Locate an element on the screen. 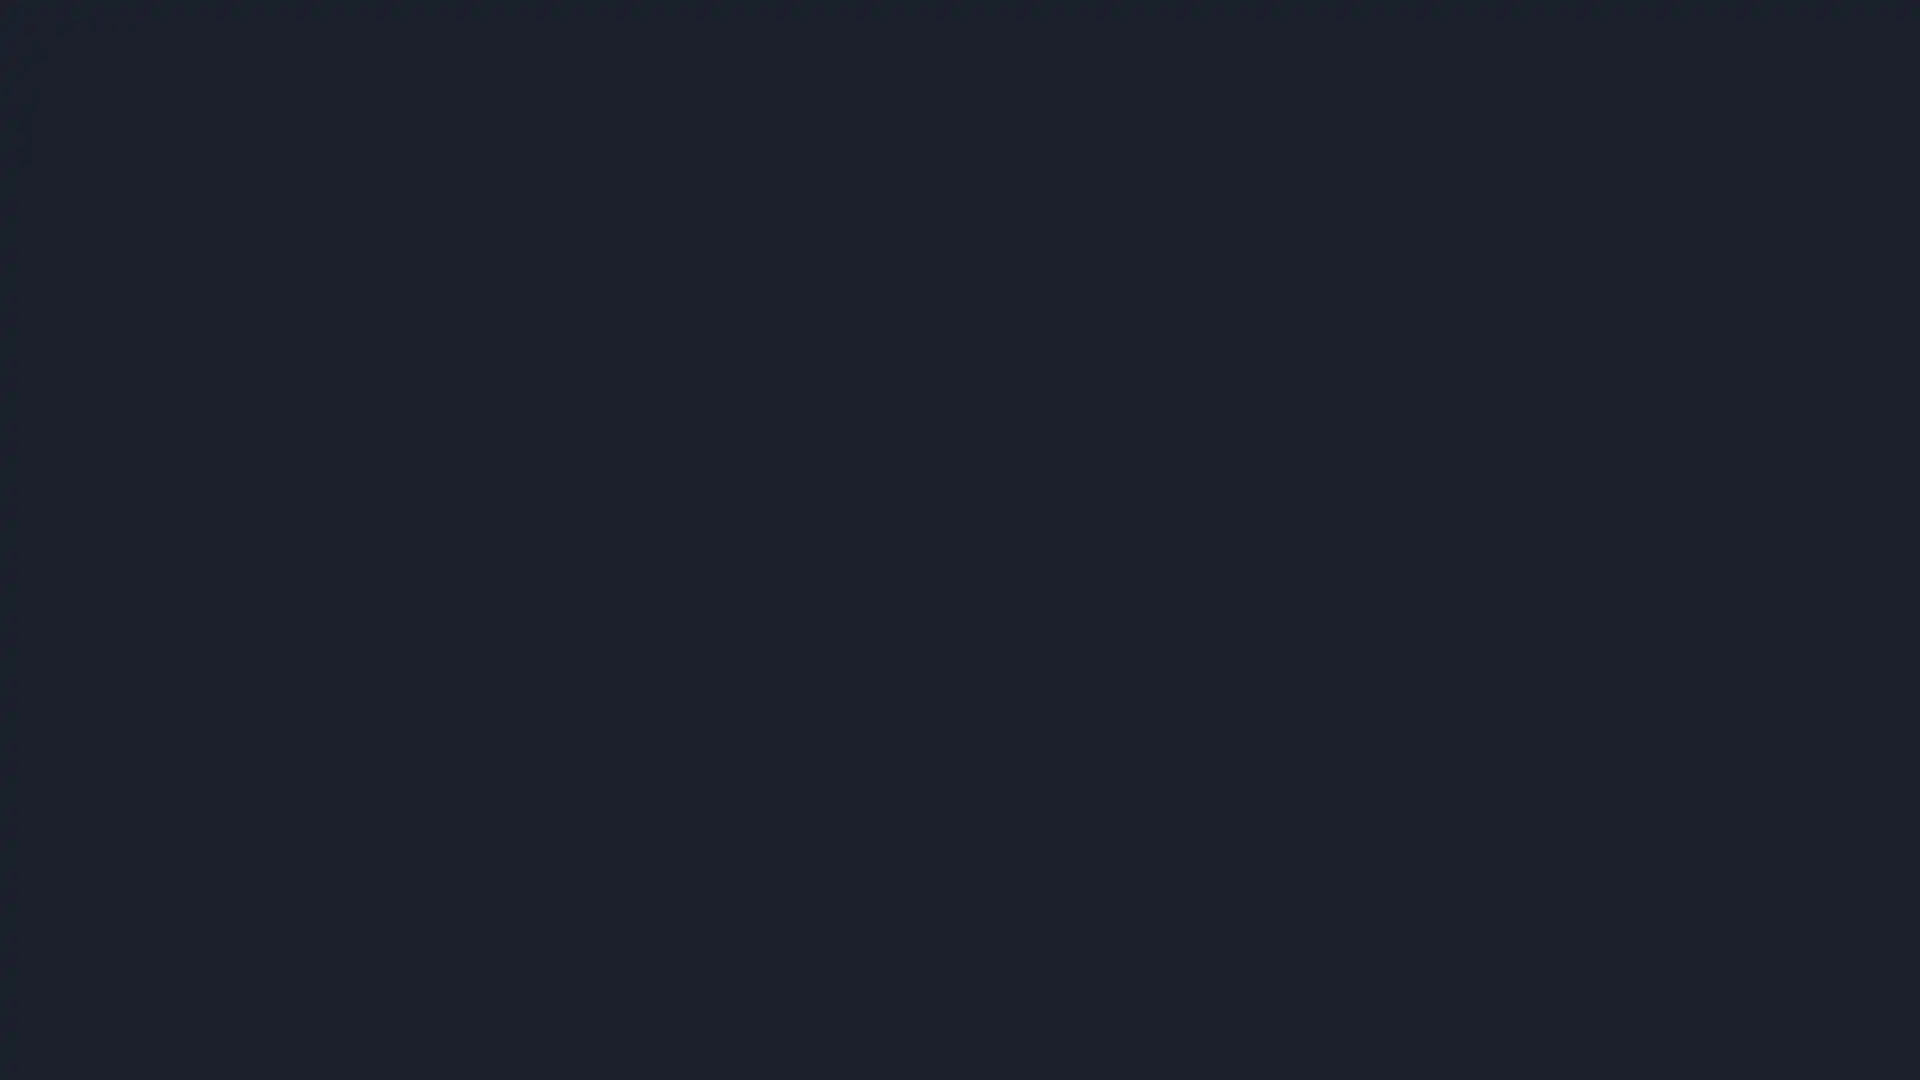 Image resolution: width=1920 pixels, height=1080 pixels. Download is located at coordinates (1325, 69).